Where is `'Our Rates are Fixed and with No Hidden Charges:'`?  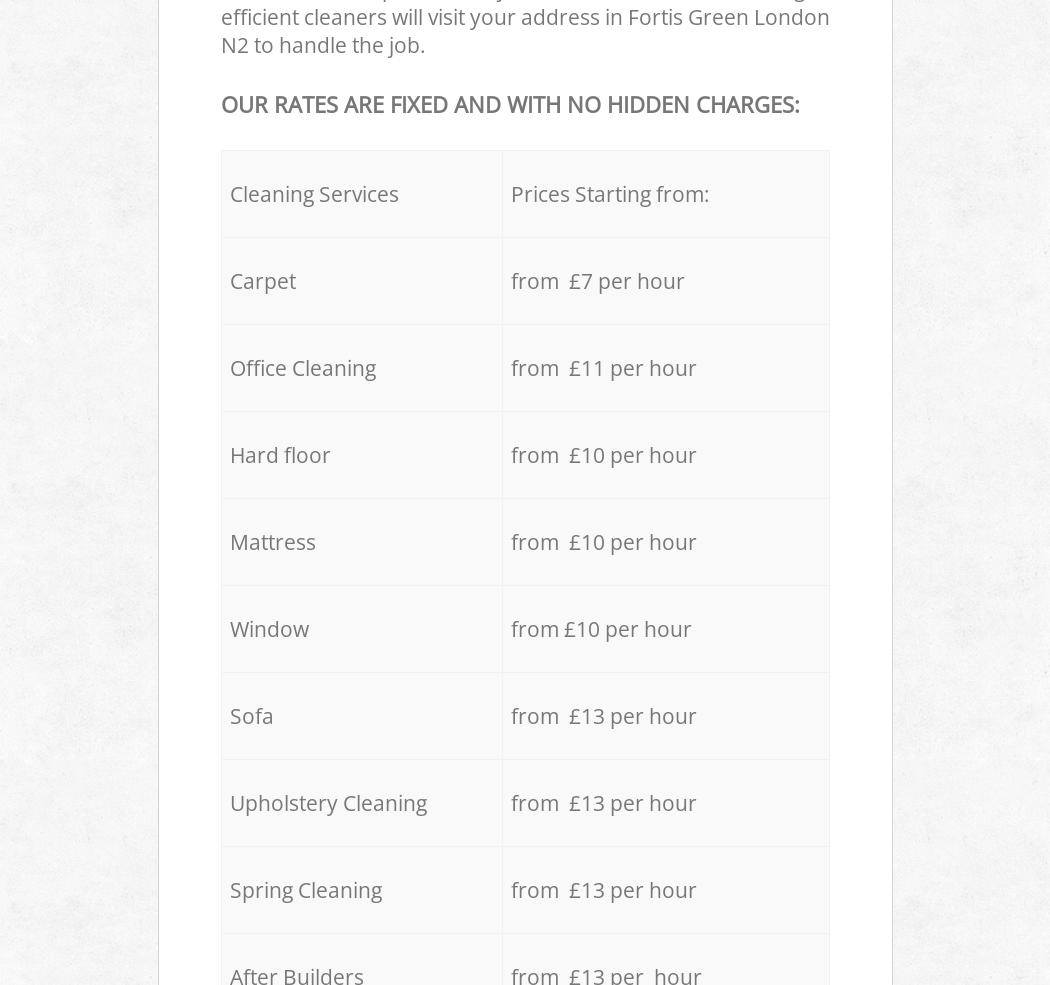 'Our Rates are Fixed and with No Hidden Charges:' is located at coordinates (218, 103).